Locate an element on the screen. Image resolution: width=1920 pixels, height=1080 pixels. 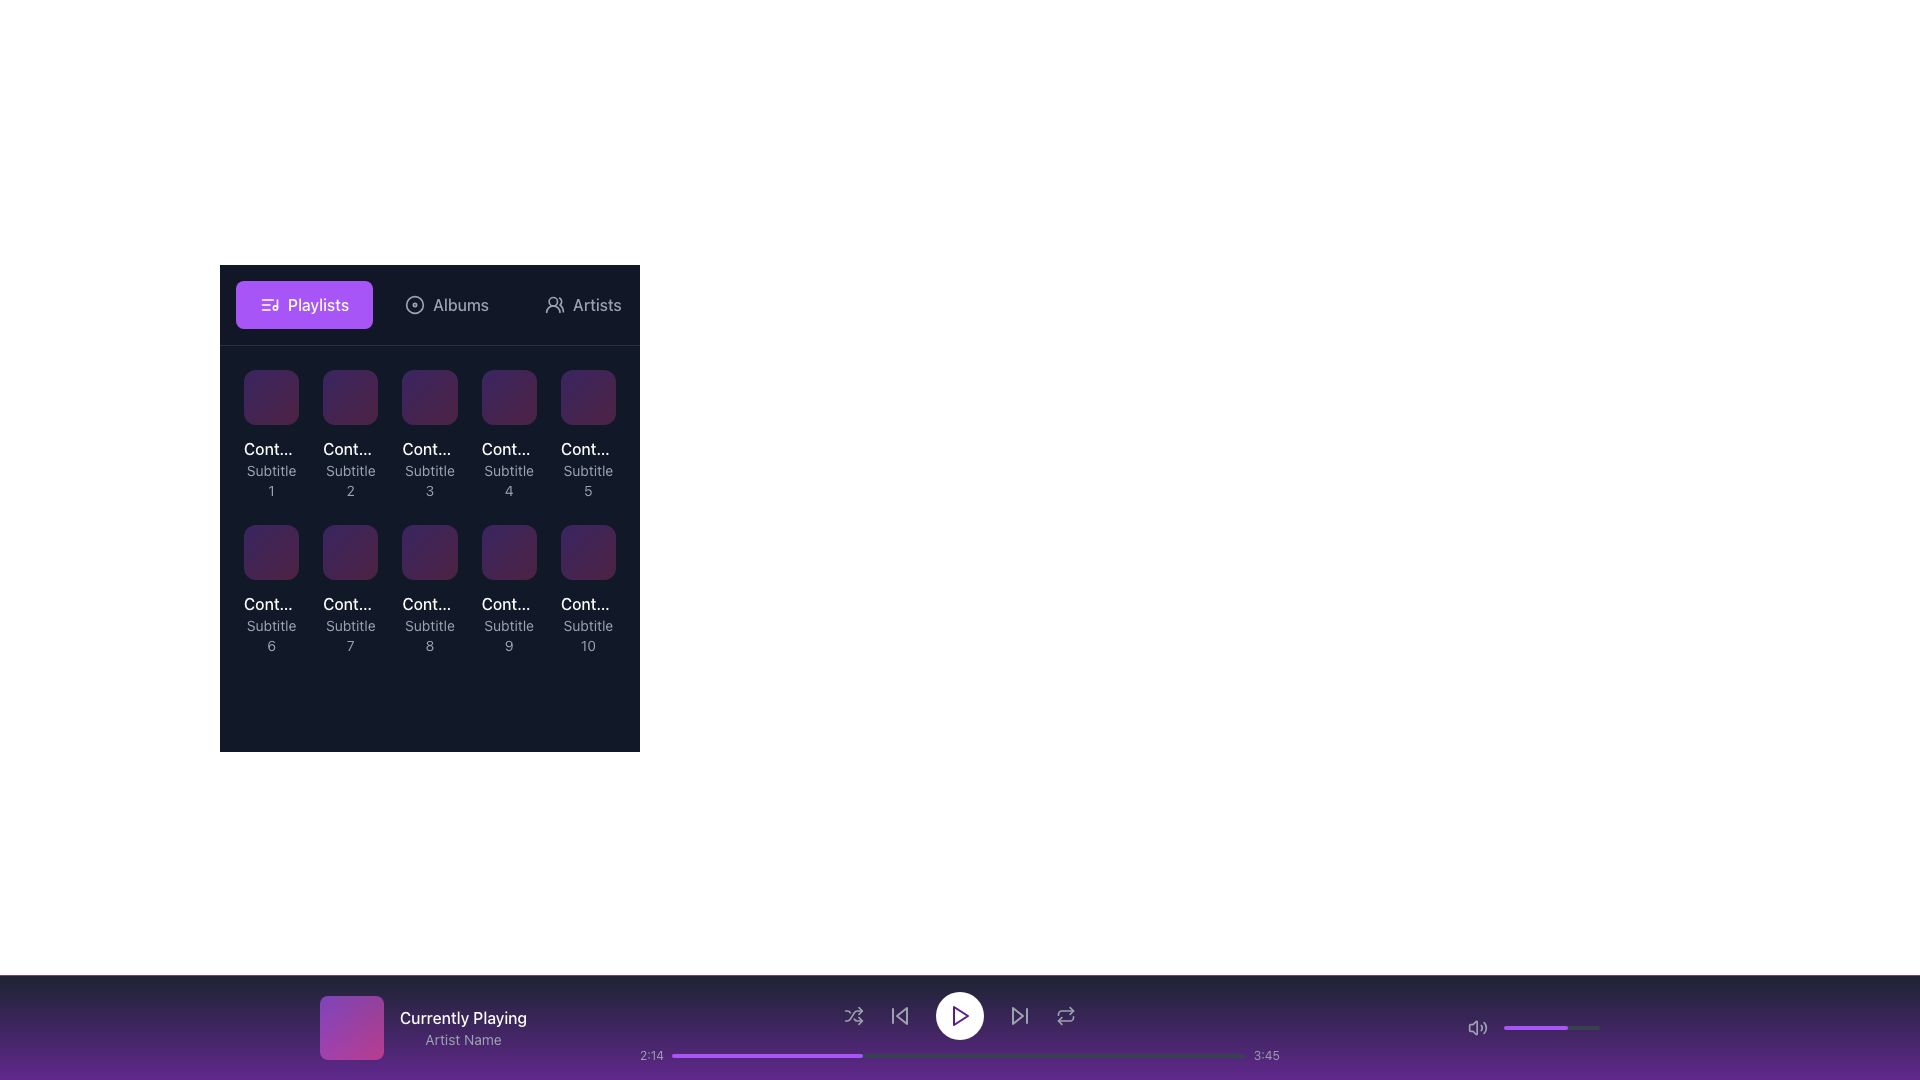
the purple progress bar segment located in the bottom-right section of the interface is located at coordinates (1535, 1028).